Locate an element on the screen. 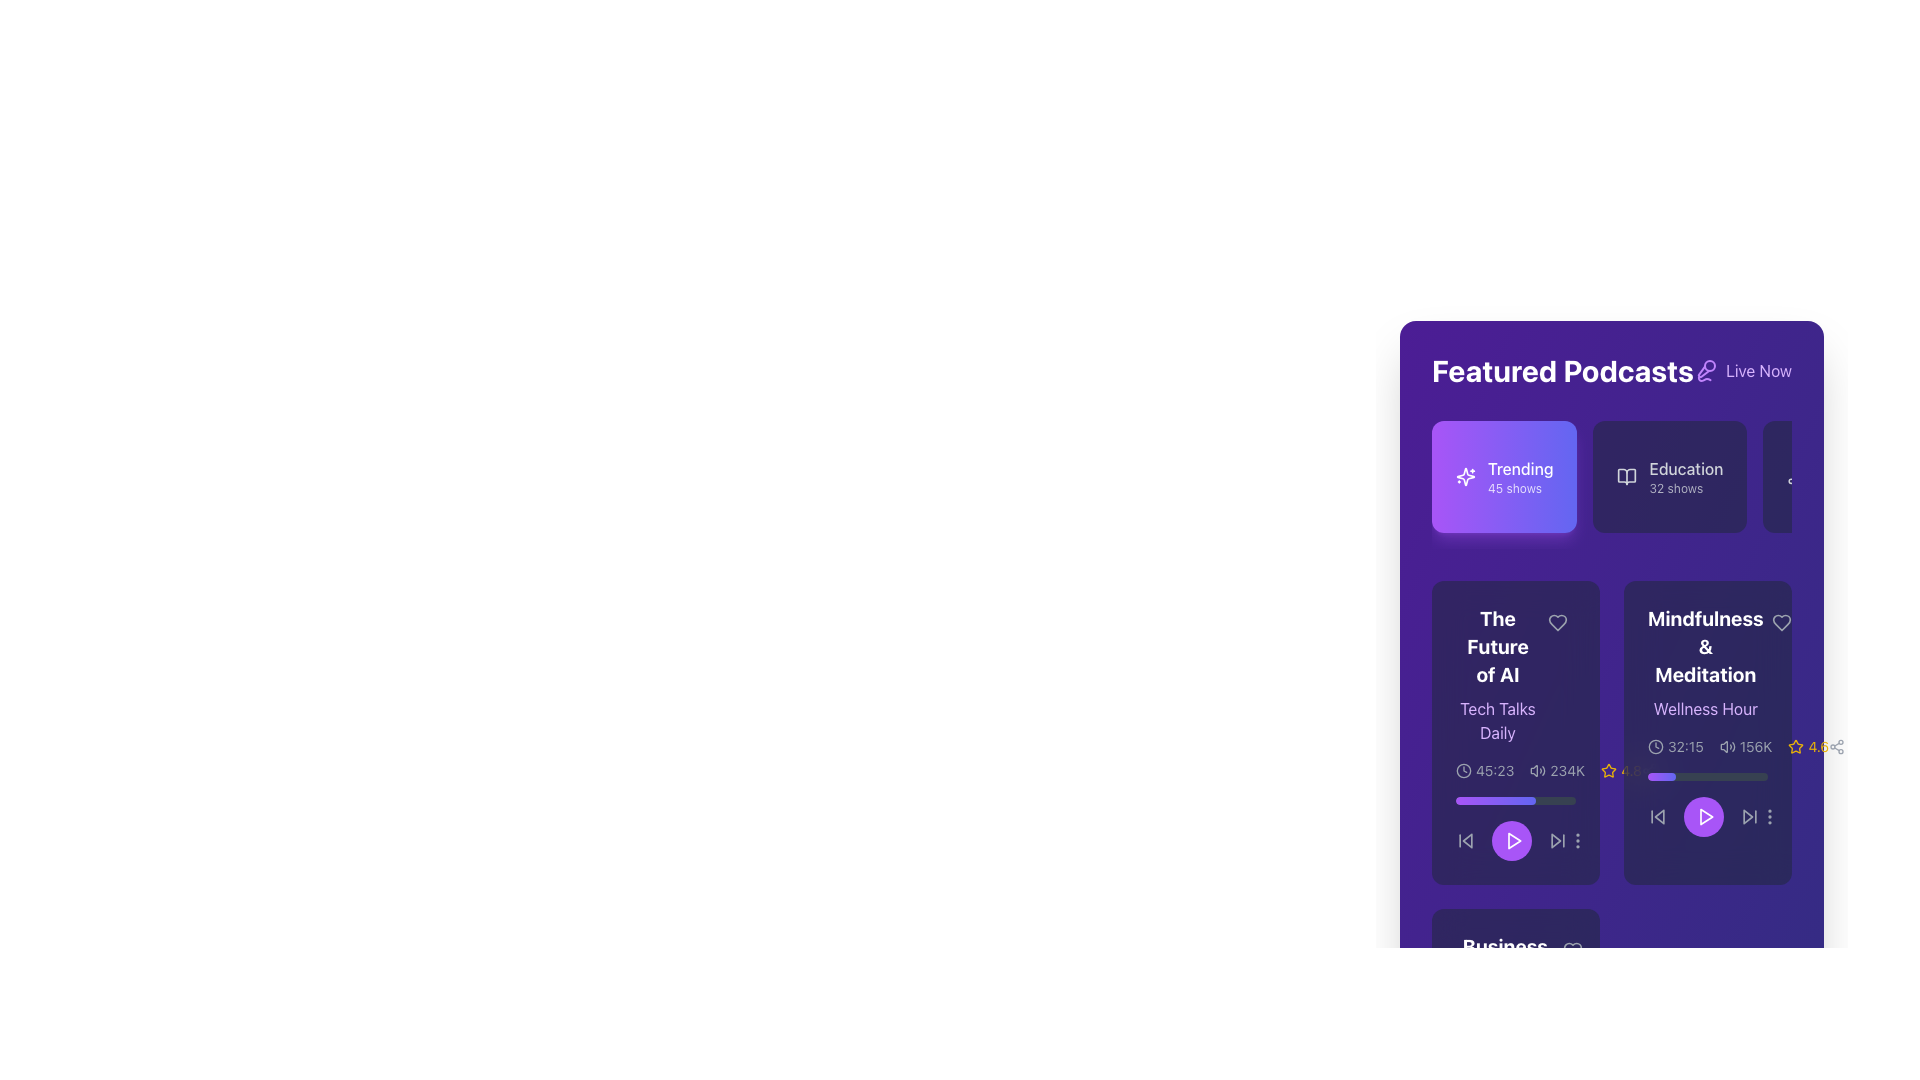  the progress visually by interacting with the progress bar located in the content card for 'The Future of AI' podcast, which is situated underneath the descriptive text and above the playback control buttons is located at coordinates (1516, 800).